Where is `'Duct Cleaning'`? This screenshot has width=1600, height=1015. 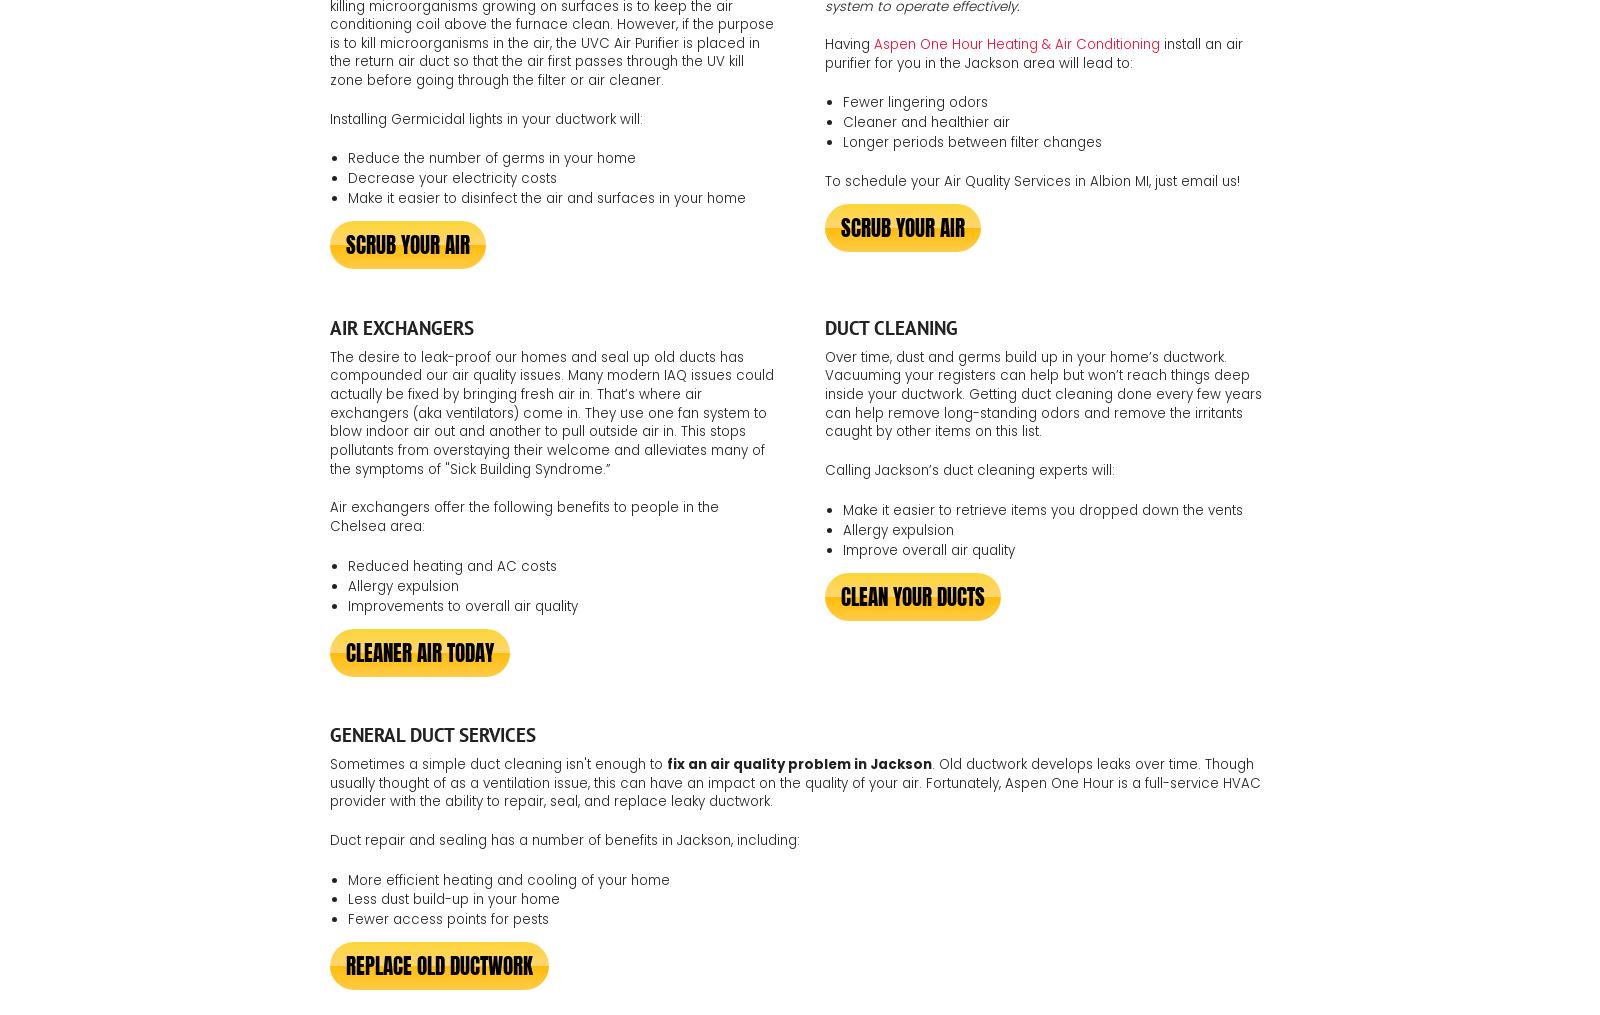
'Duct Cleaning' is located at coordinates (890, 326).